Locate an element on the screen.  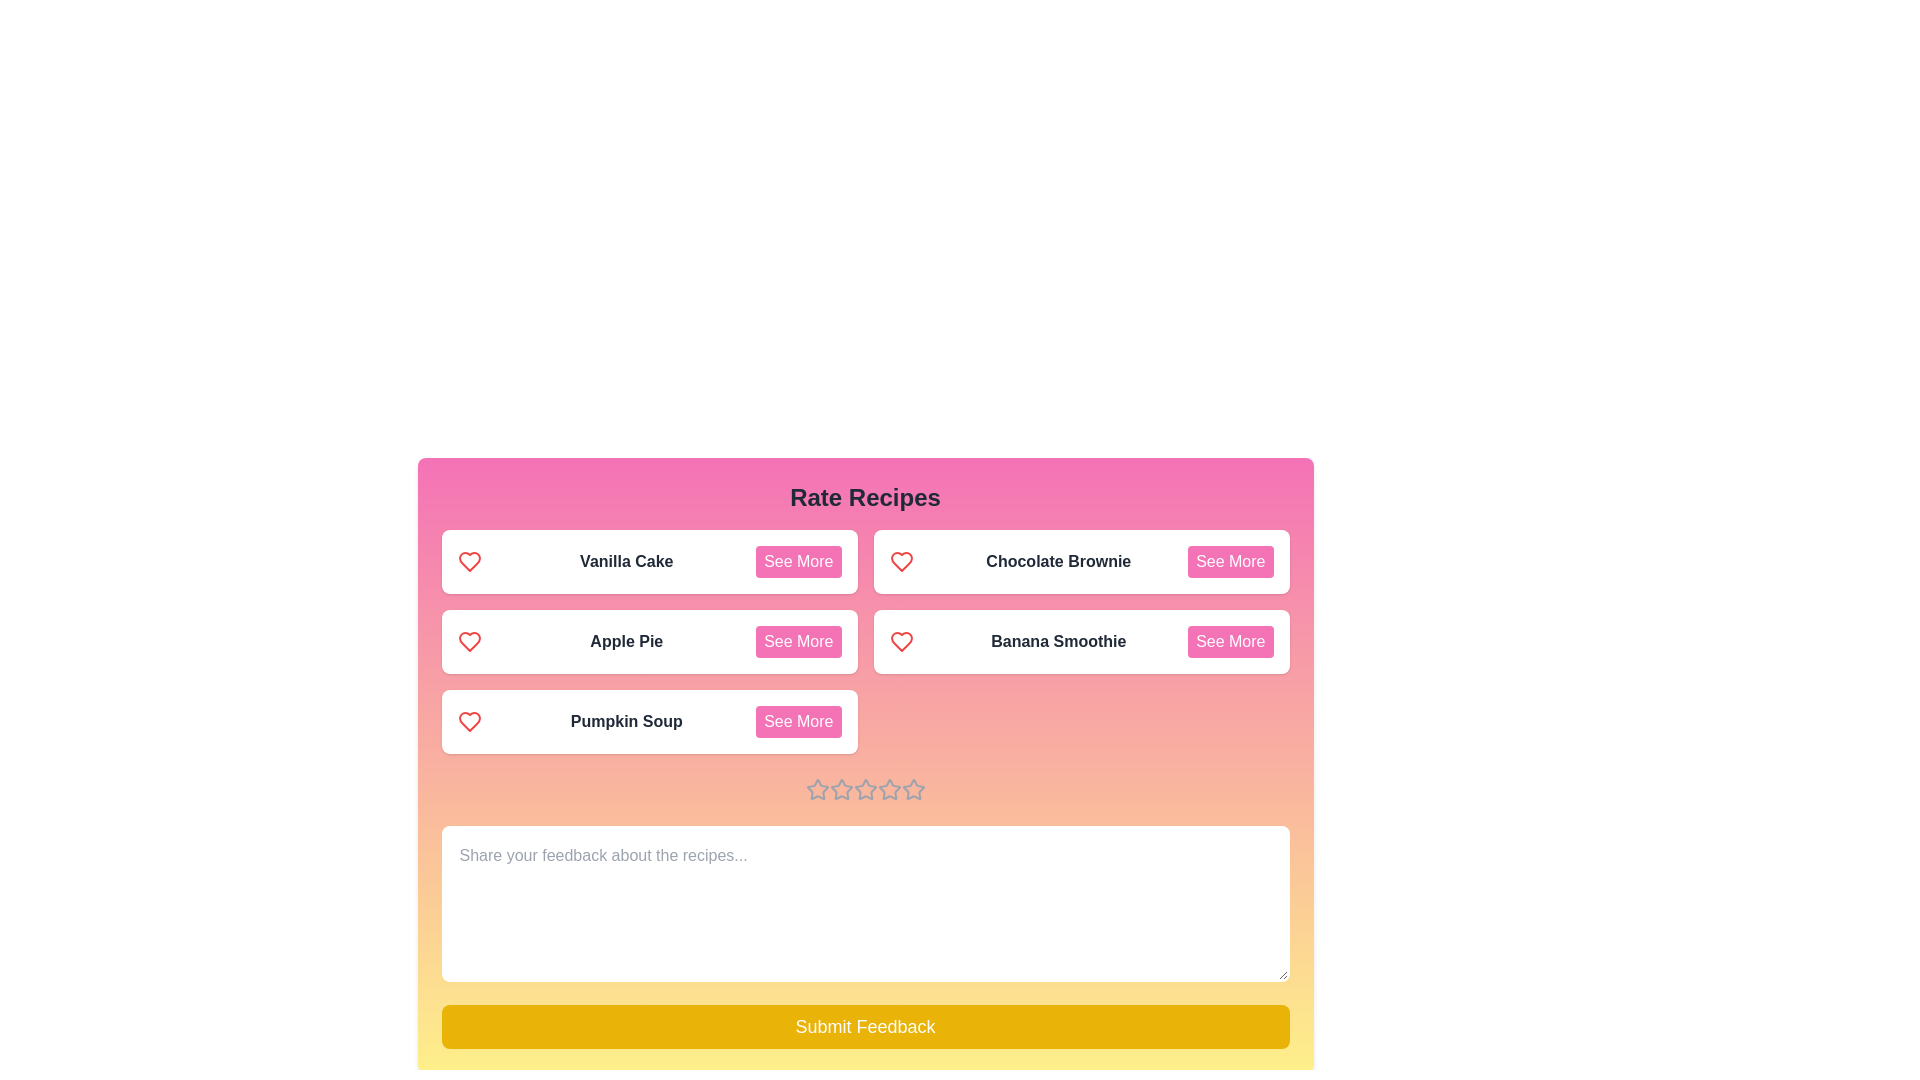
the 'See More' button for the recipe Pumpkin Soup is located at coordinates (797, 721).